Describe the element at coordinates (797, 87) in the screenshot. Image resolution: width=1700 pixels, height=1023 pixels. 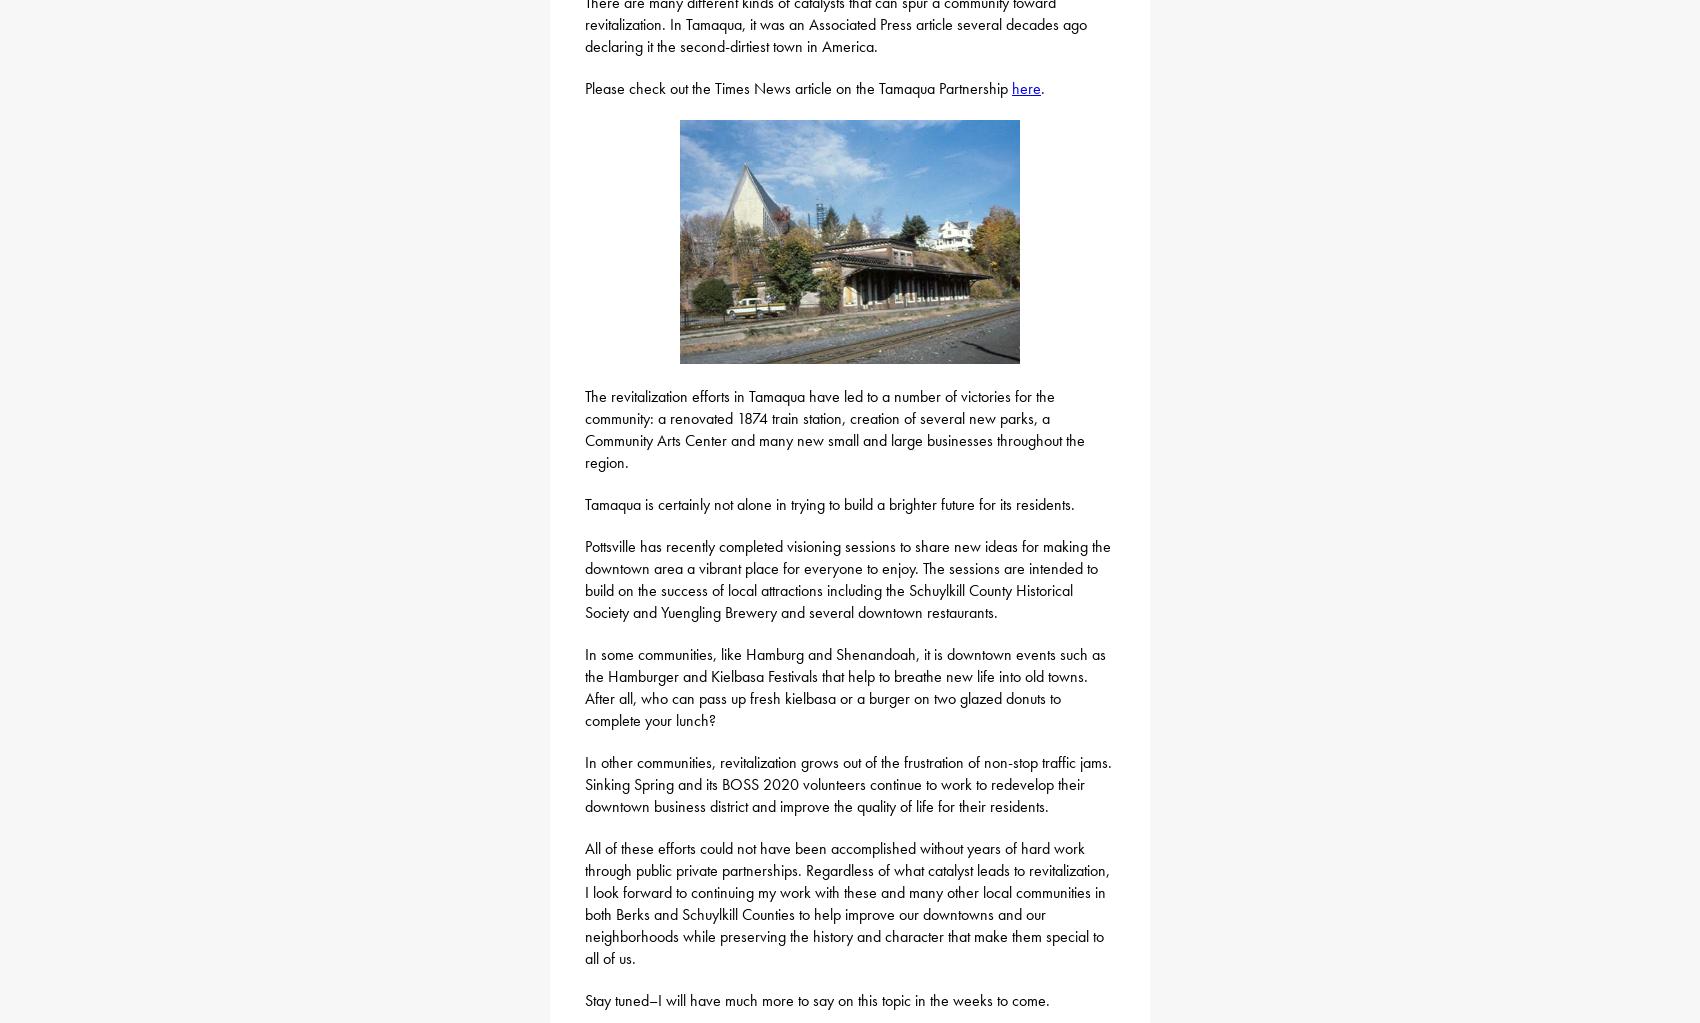
I see `'Please check out the Times News article on the Tamaqua Partnership'` at that location.